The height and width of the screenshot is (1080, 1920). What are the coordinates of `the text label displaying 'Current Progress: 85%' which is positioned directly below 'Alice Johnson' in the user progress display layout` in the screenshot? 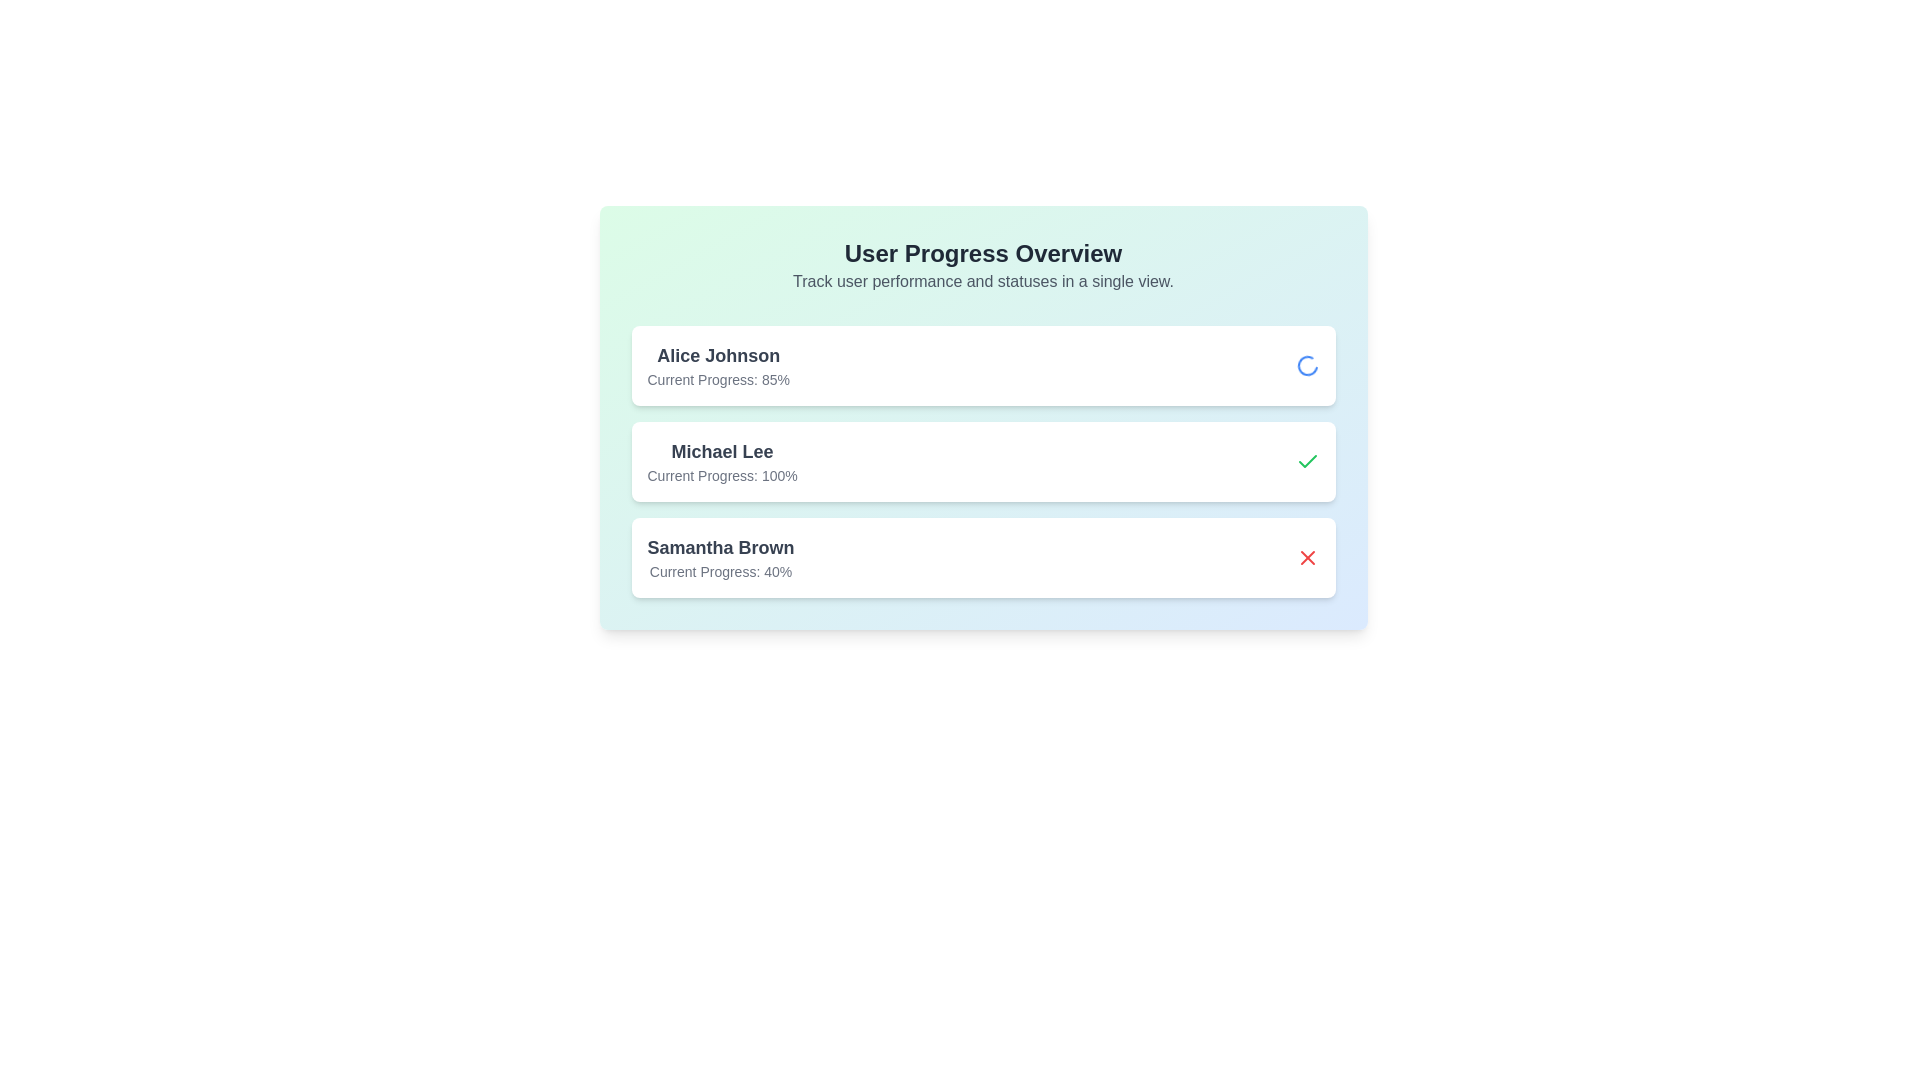 It's located at (718, 380).